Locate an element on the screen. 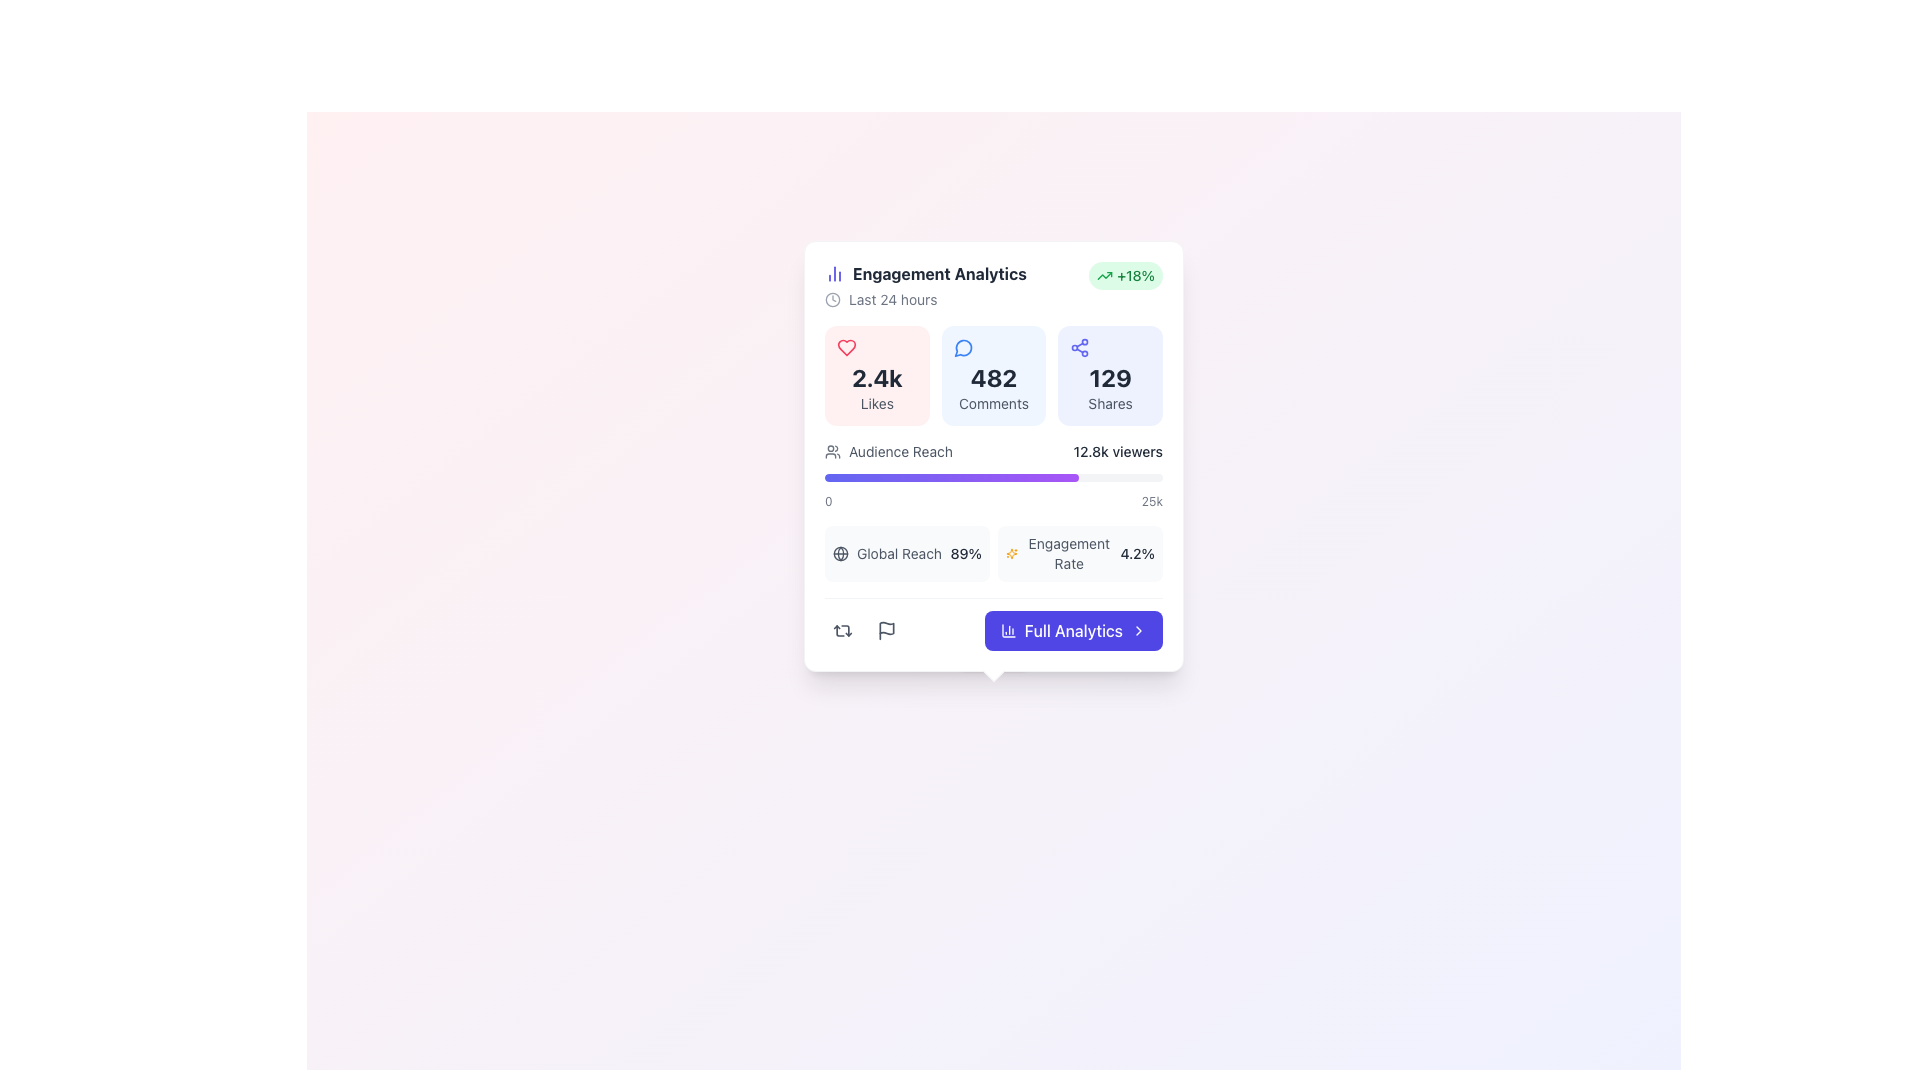  the heart-shaped icon, which is styled with a rose-red color fill and positioned in the top-left quadrant of the engagement metrics card, above the 2.4k Likes counter is located at coordinates (846, 346).